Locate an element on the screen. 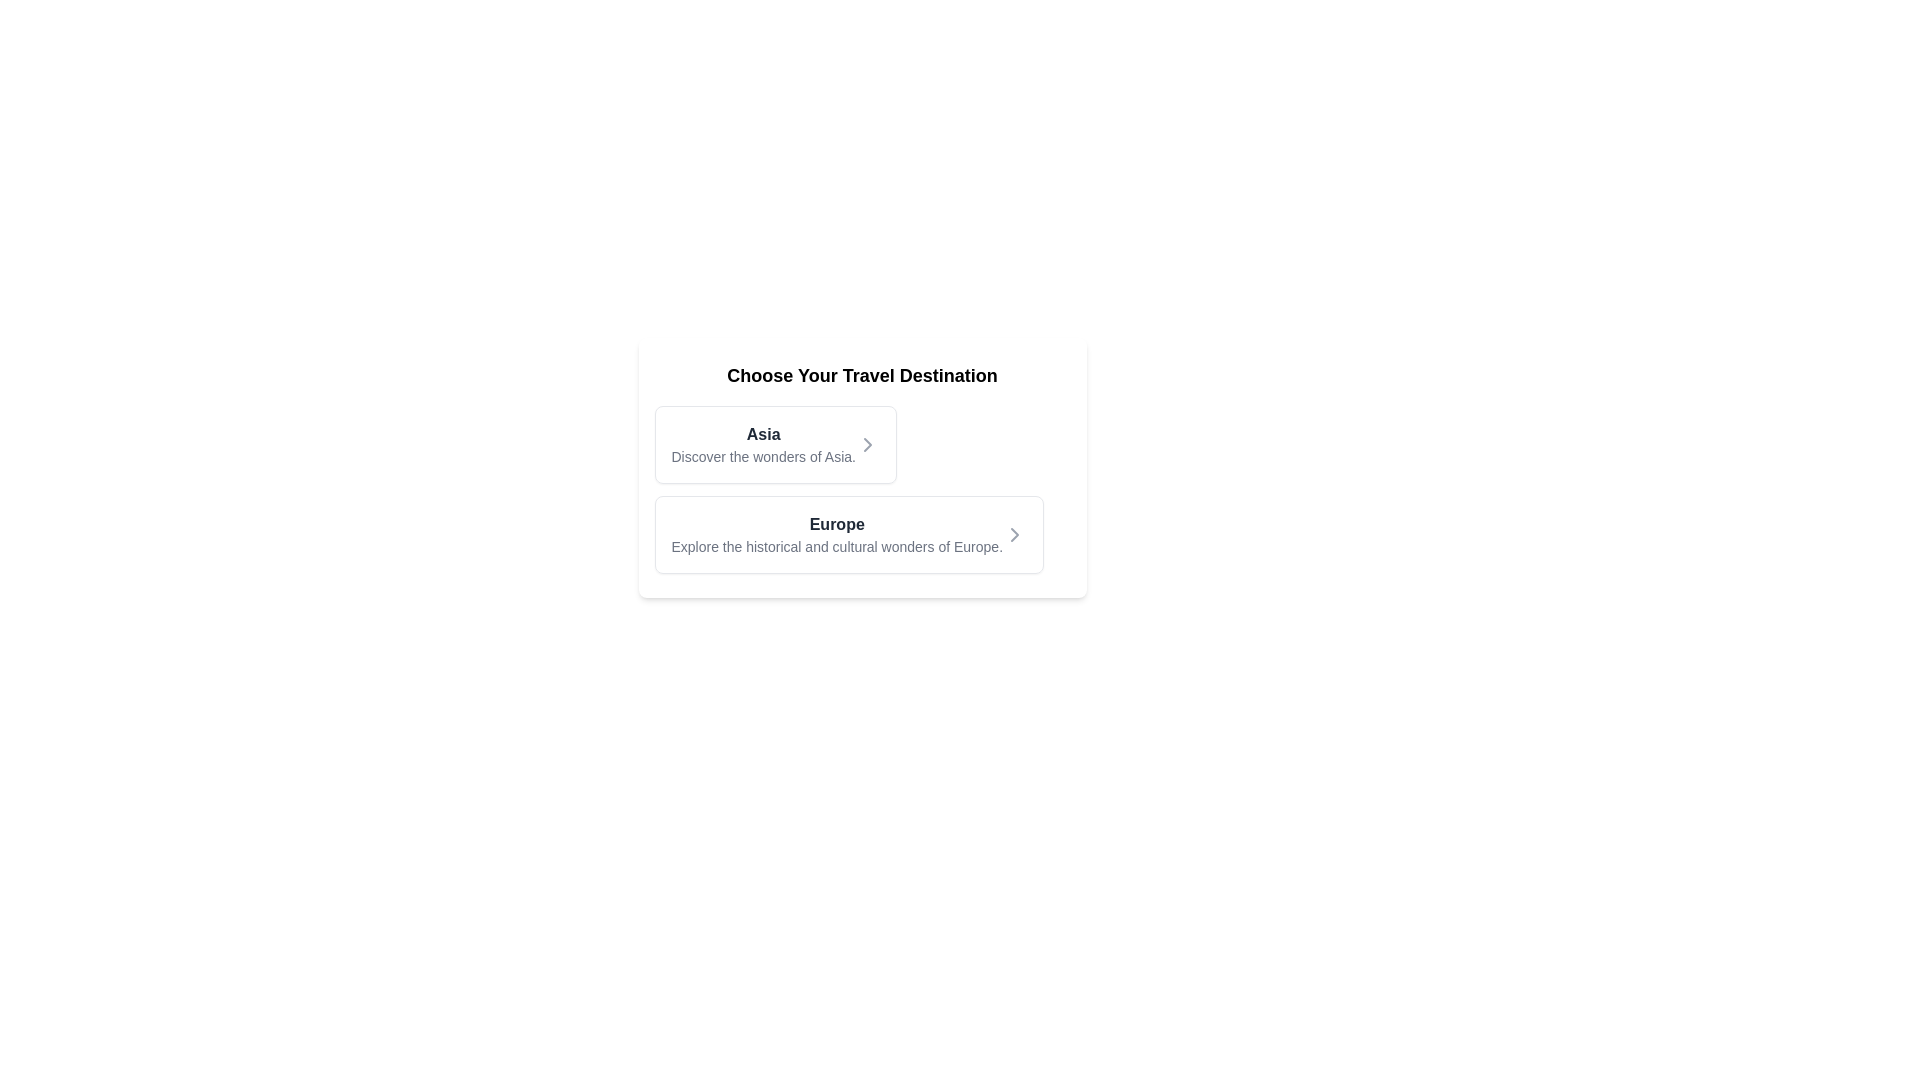  the text label displaying 'Discover the wonders of Asia.' which is located below the title 'Asia' in the upper card representing the Asia travel option is located at coordinates (762, 456).